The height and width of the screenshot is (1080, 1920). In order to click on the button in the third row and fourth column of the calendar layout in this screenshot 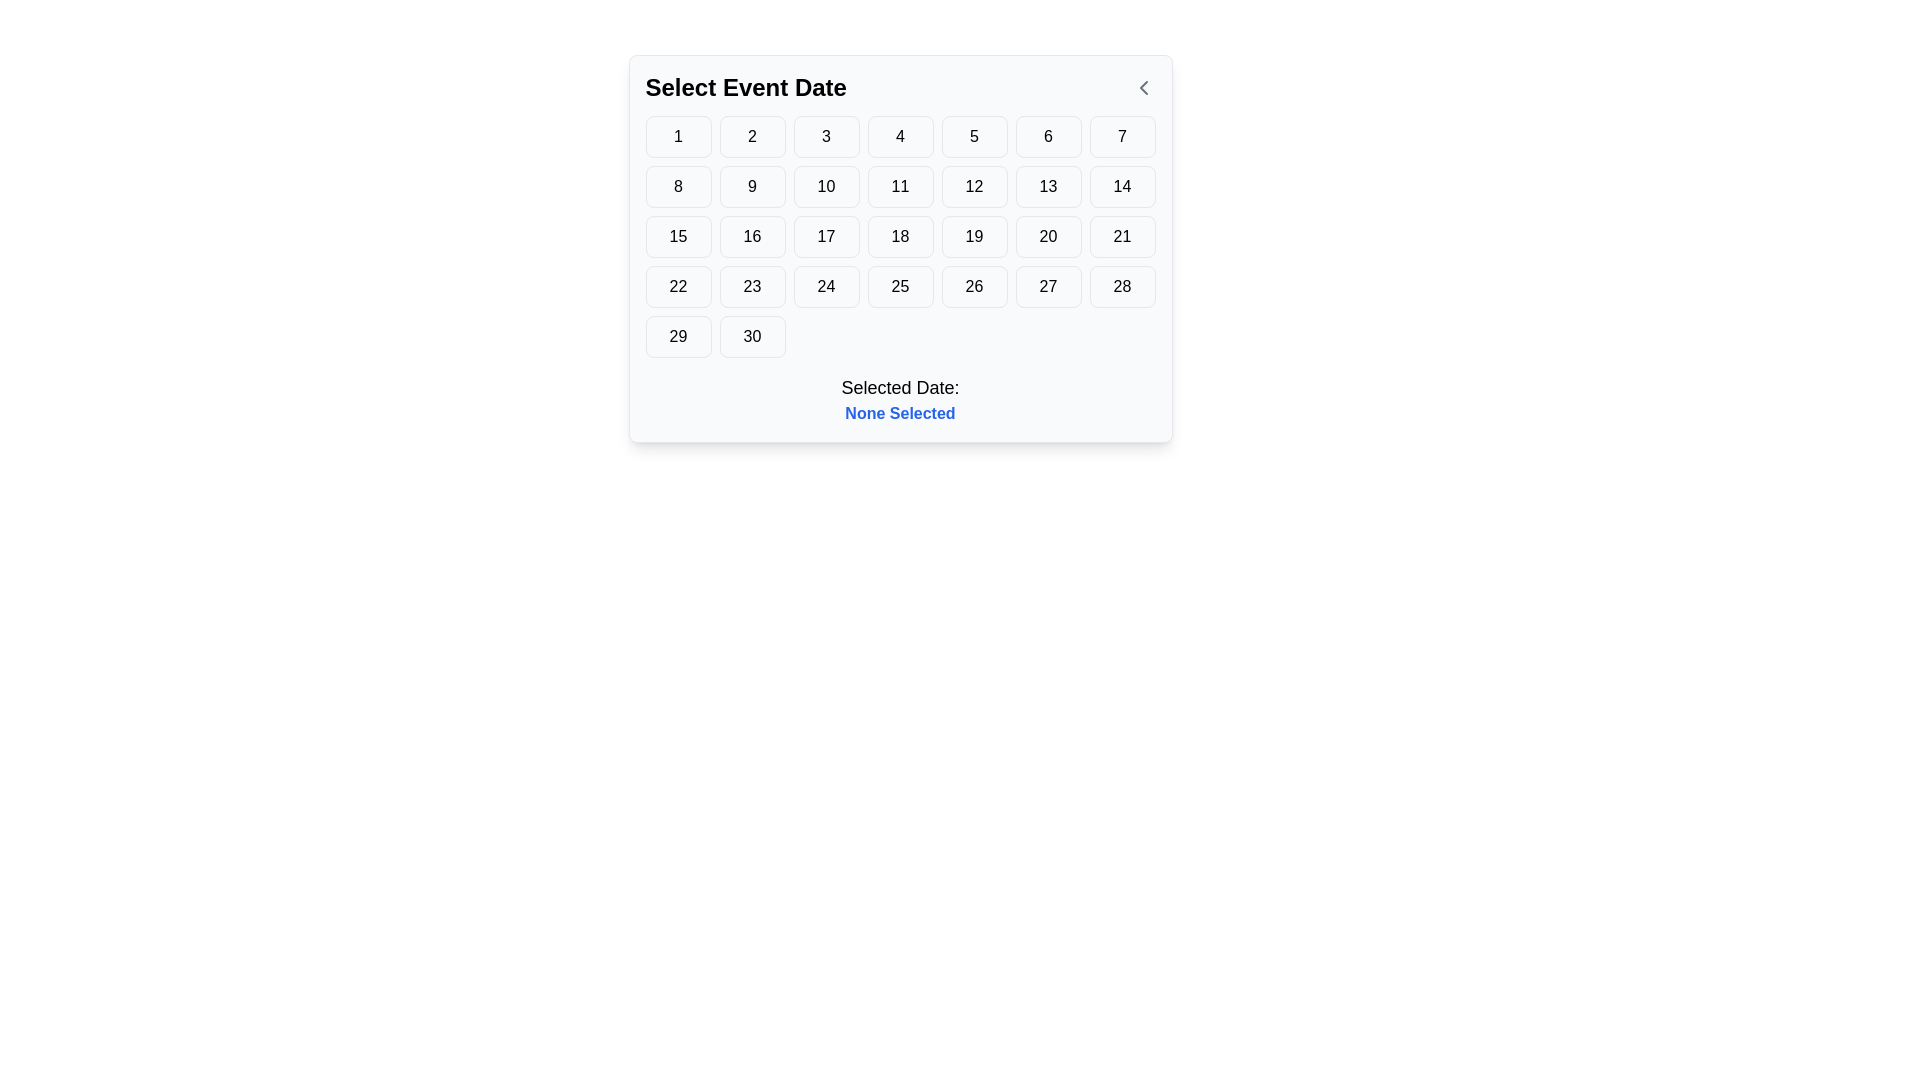, I will do `click(899, 235)`.